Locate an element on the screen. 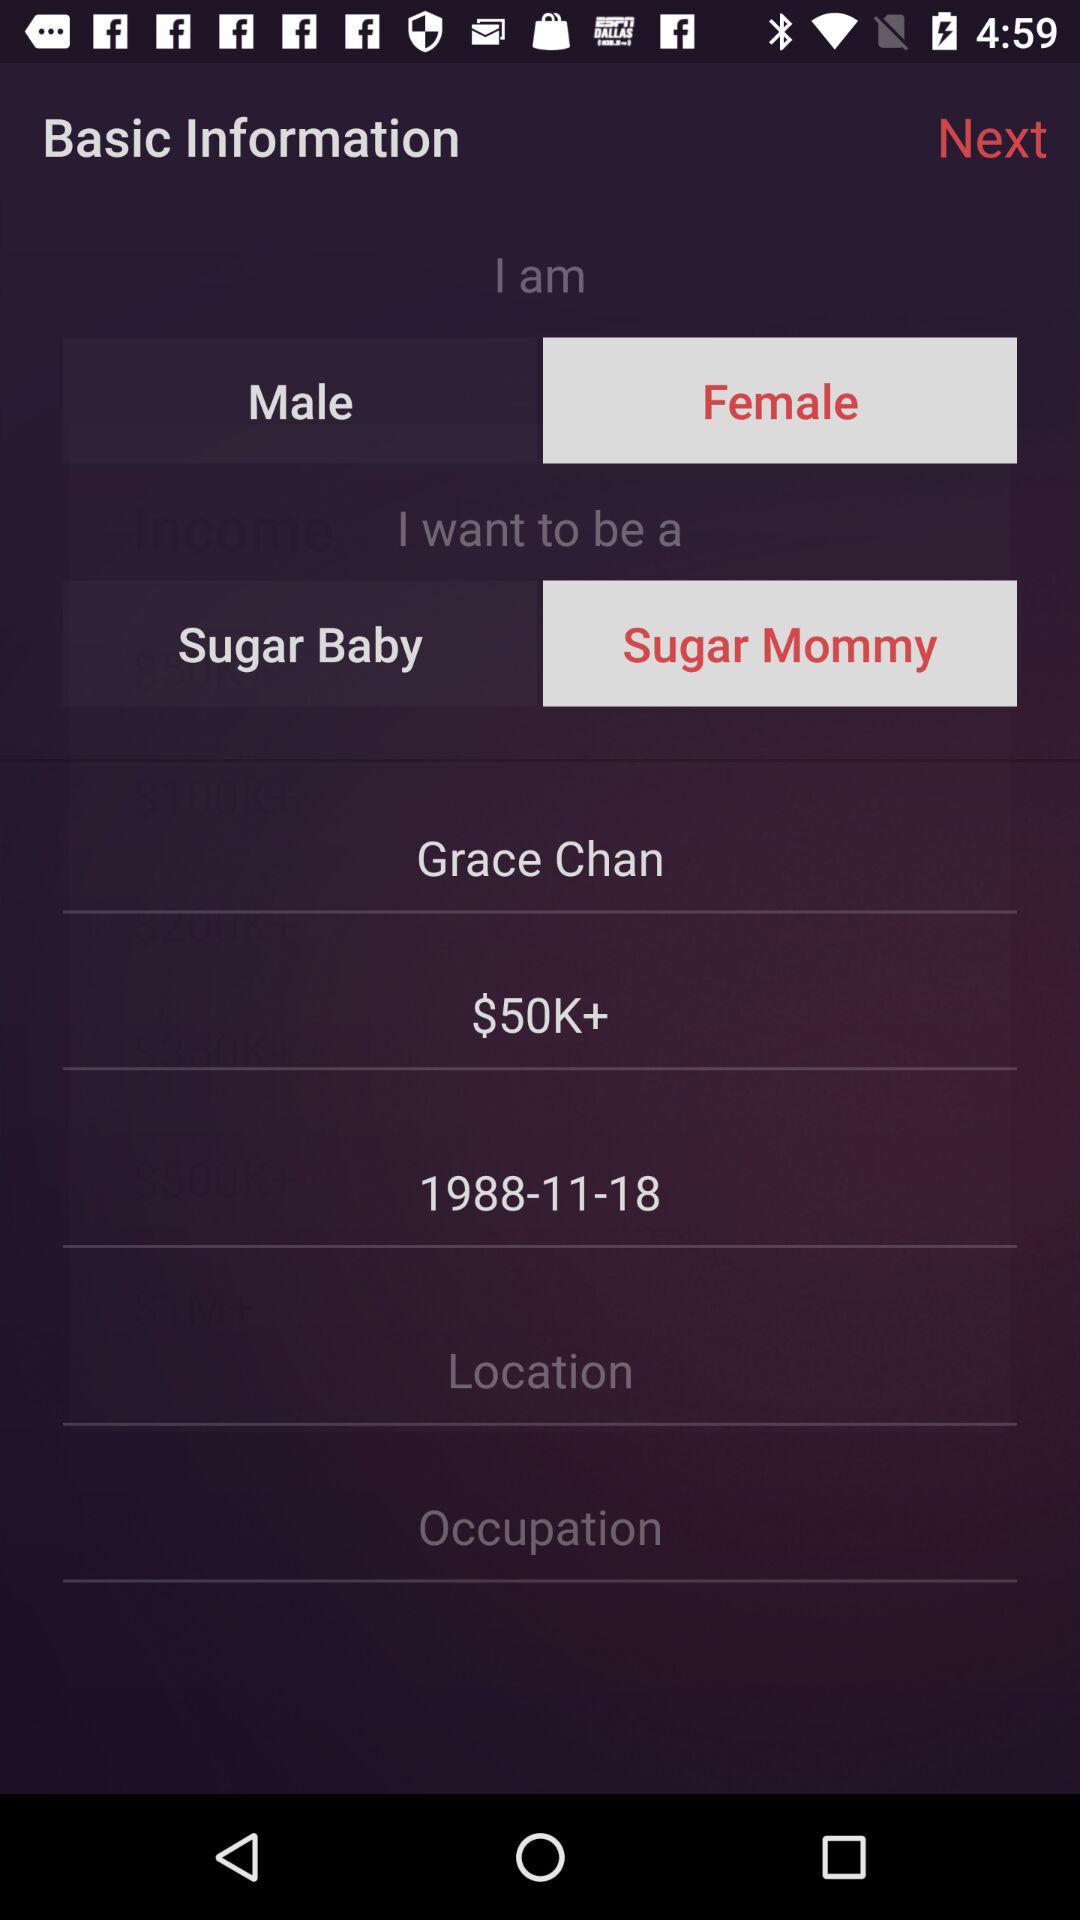 The width and height of the screenshot is (1080, 1920). the item above the i want to icon is located at coordinates (778, 400).